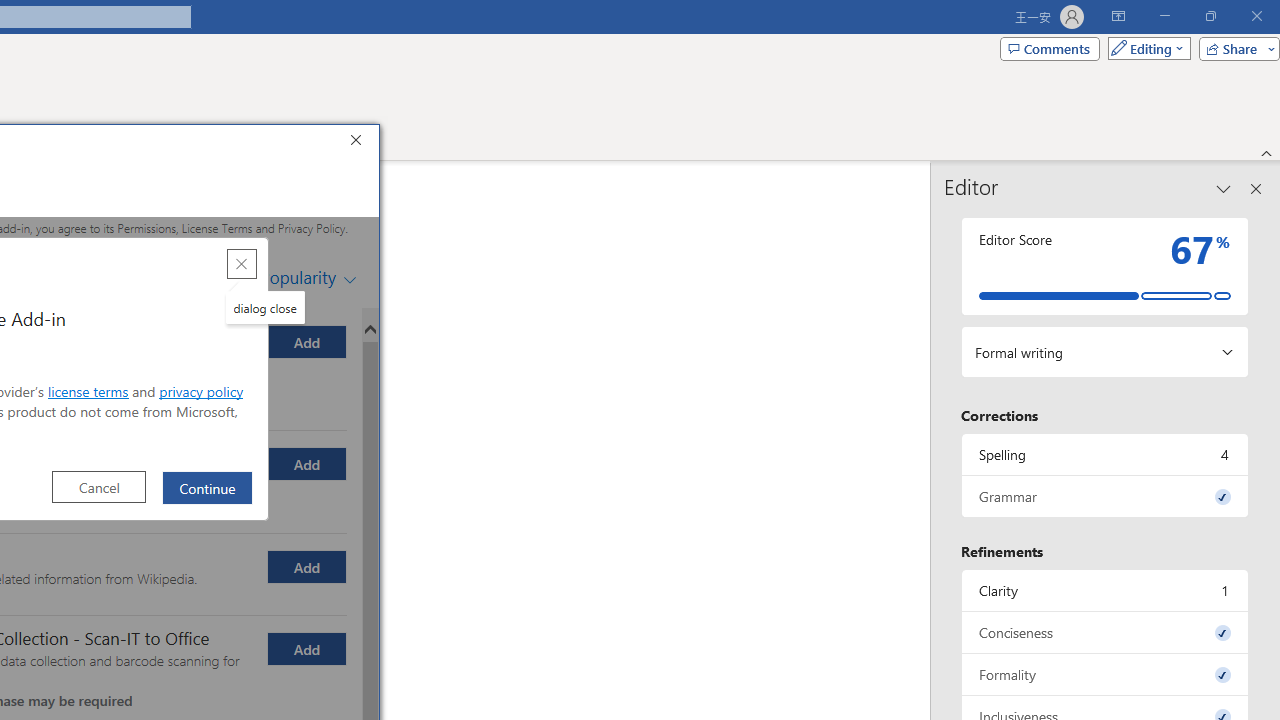 This screenshot has width=1280, height=720. Describe the element at coordinates (264, 307) in the screenshot. I see `'dialog close'` at that location.